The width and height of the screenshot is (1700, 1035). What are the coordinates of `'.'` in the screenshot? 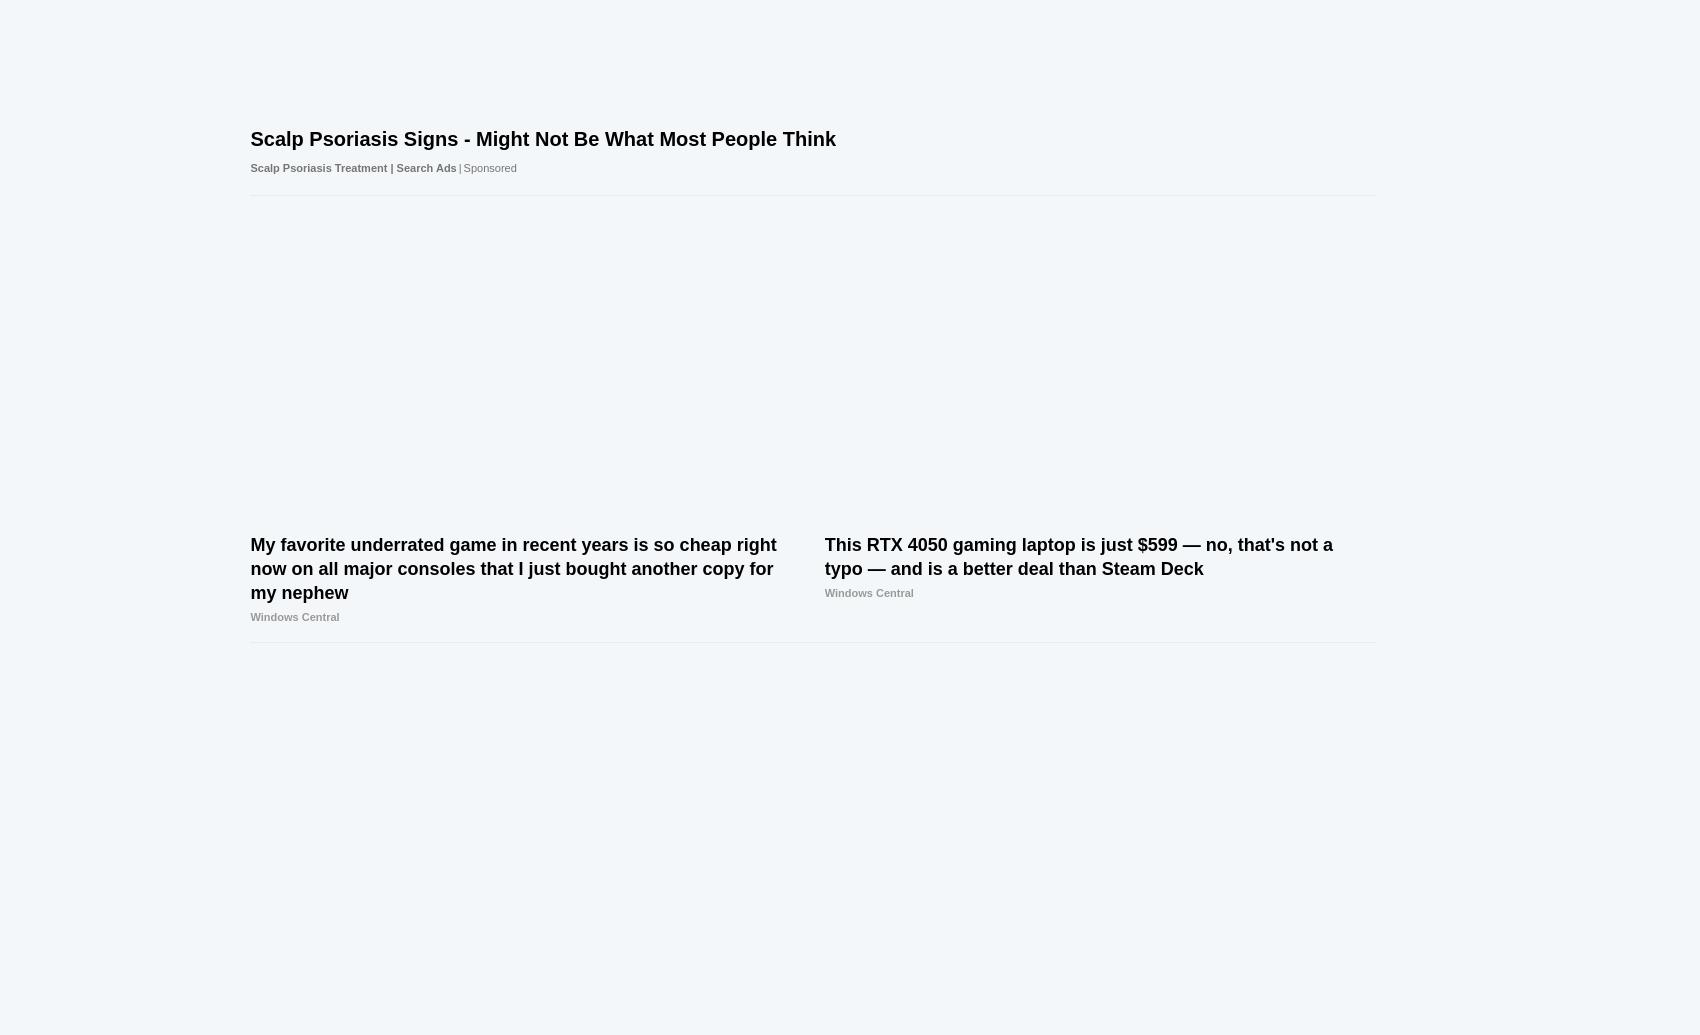 It's located at (1039, 869).